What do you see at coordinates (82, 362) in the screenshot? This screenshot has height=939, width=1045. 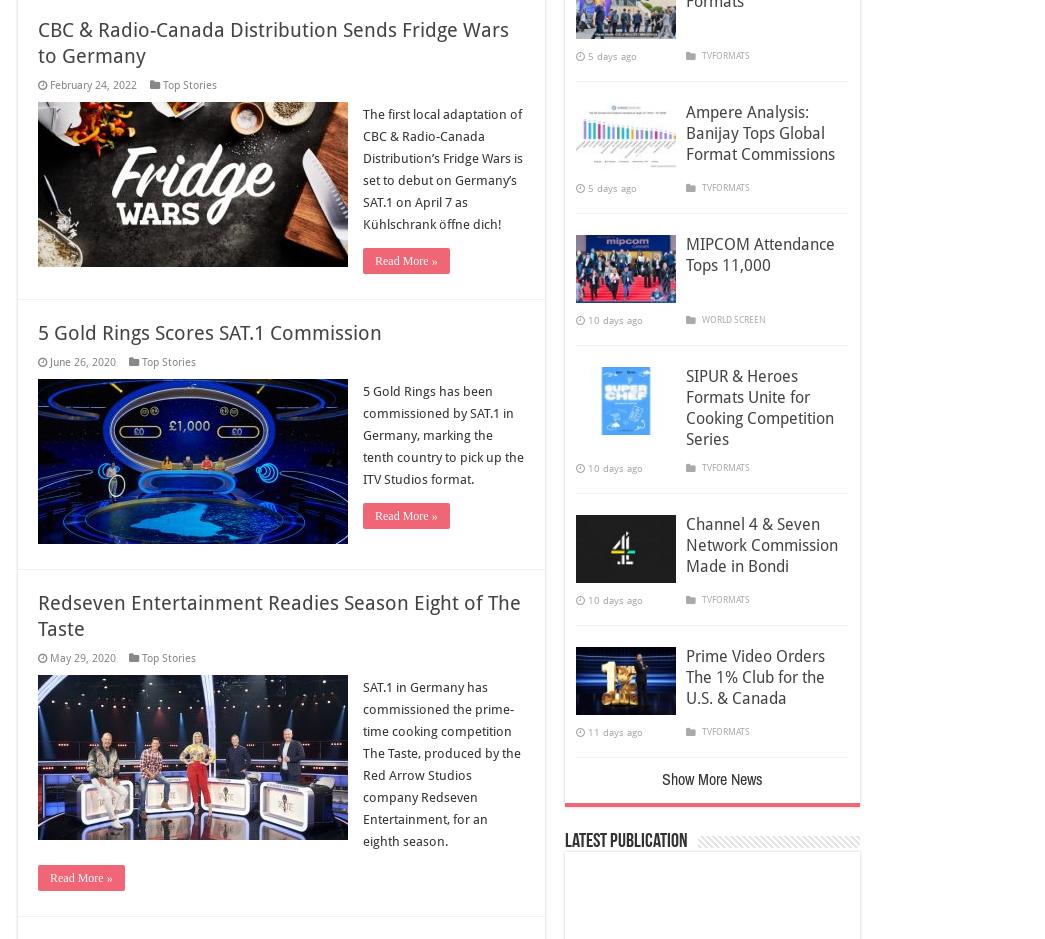 I see `'June 26, 2020'` at bounding box center [82, 362].